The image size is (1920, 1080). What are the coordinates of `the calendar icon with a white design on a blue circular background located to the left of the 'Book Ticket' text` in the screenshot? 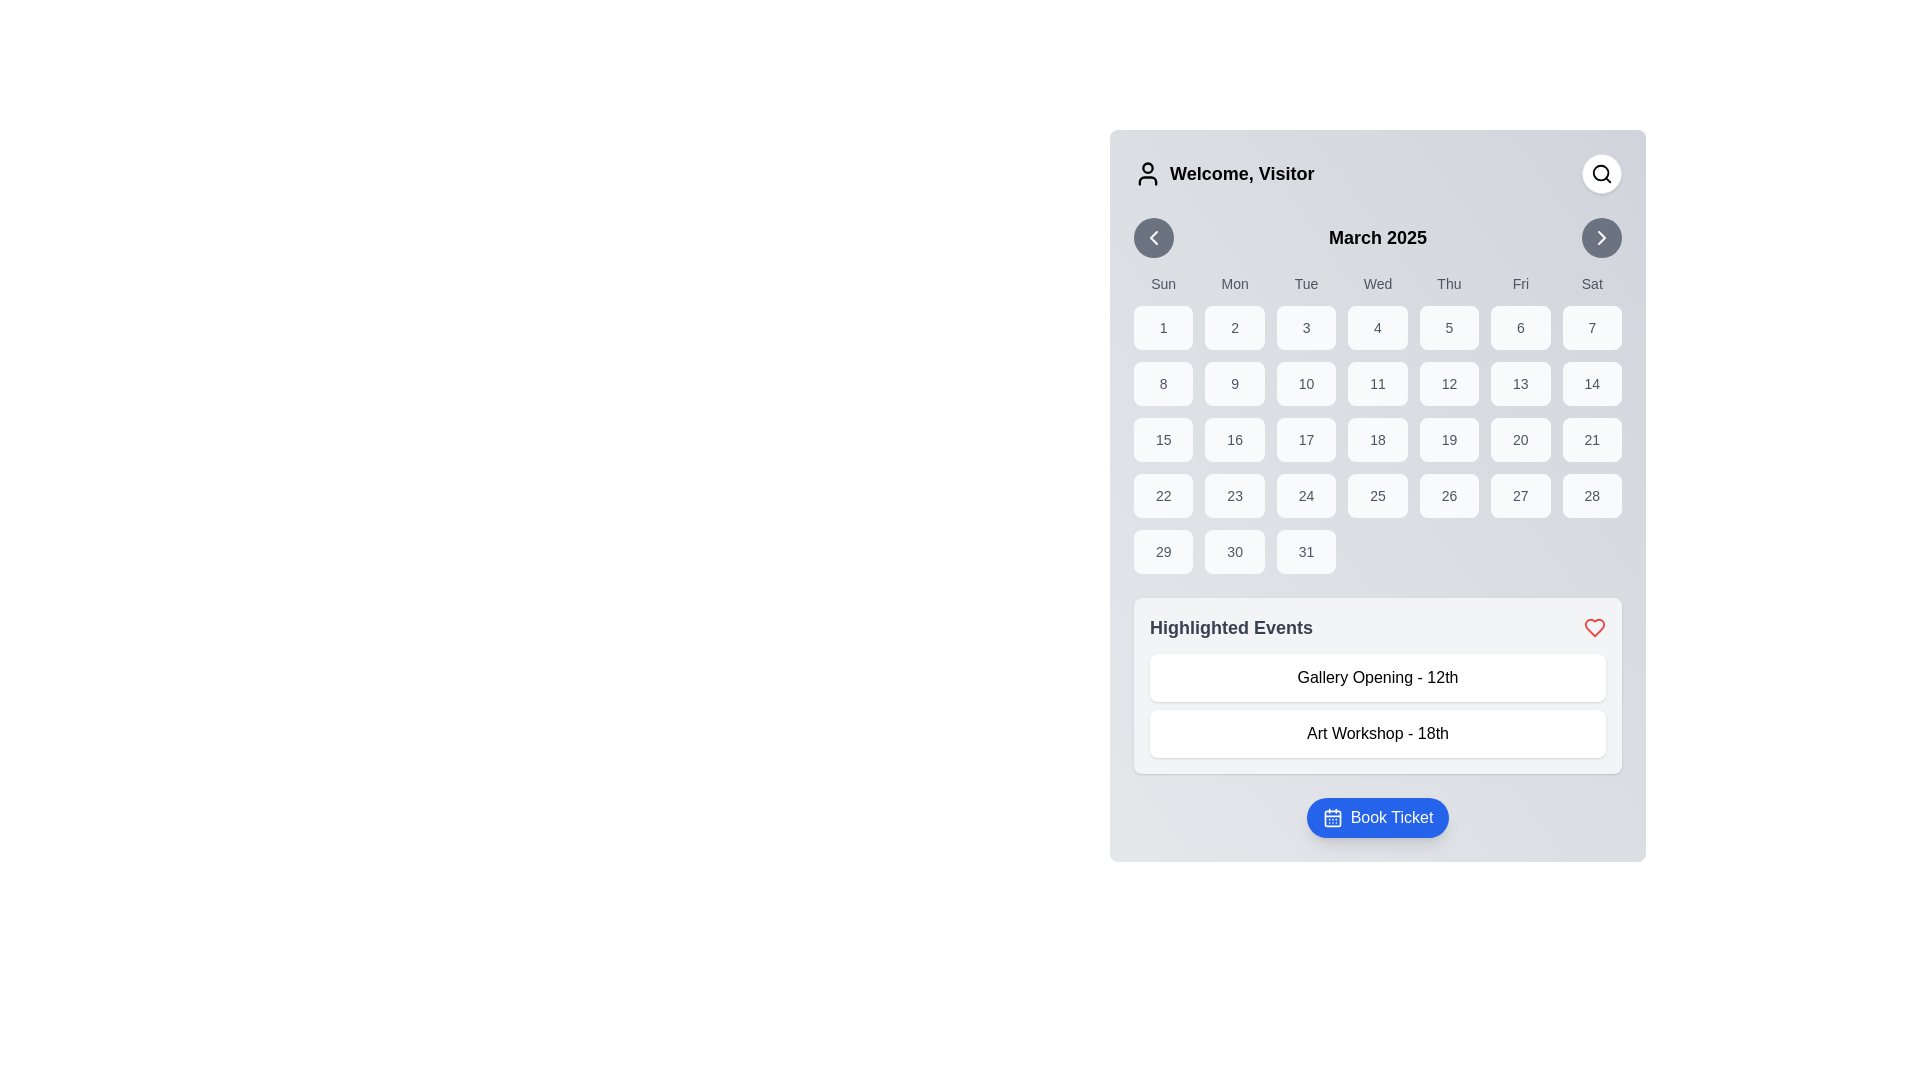 It's located at (1332, 817).